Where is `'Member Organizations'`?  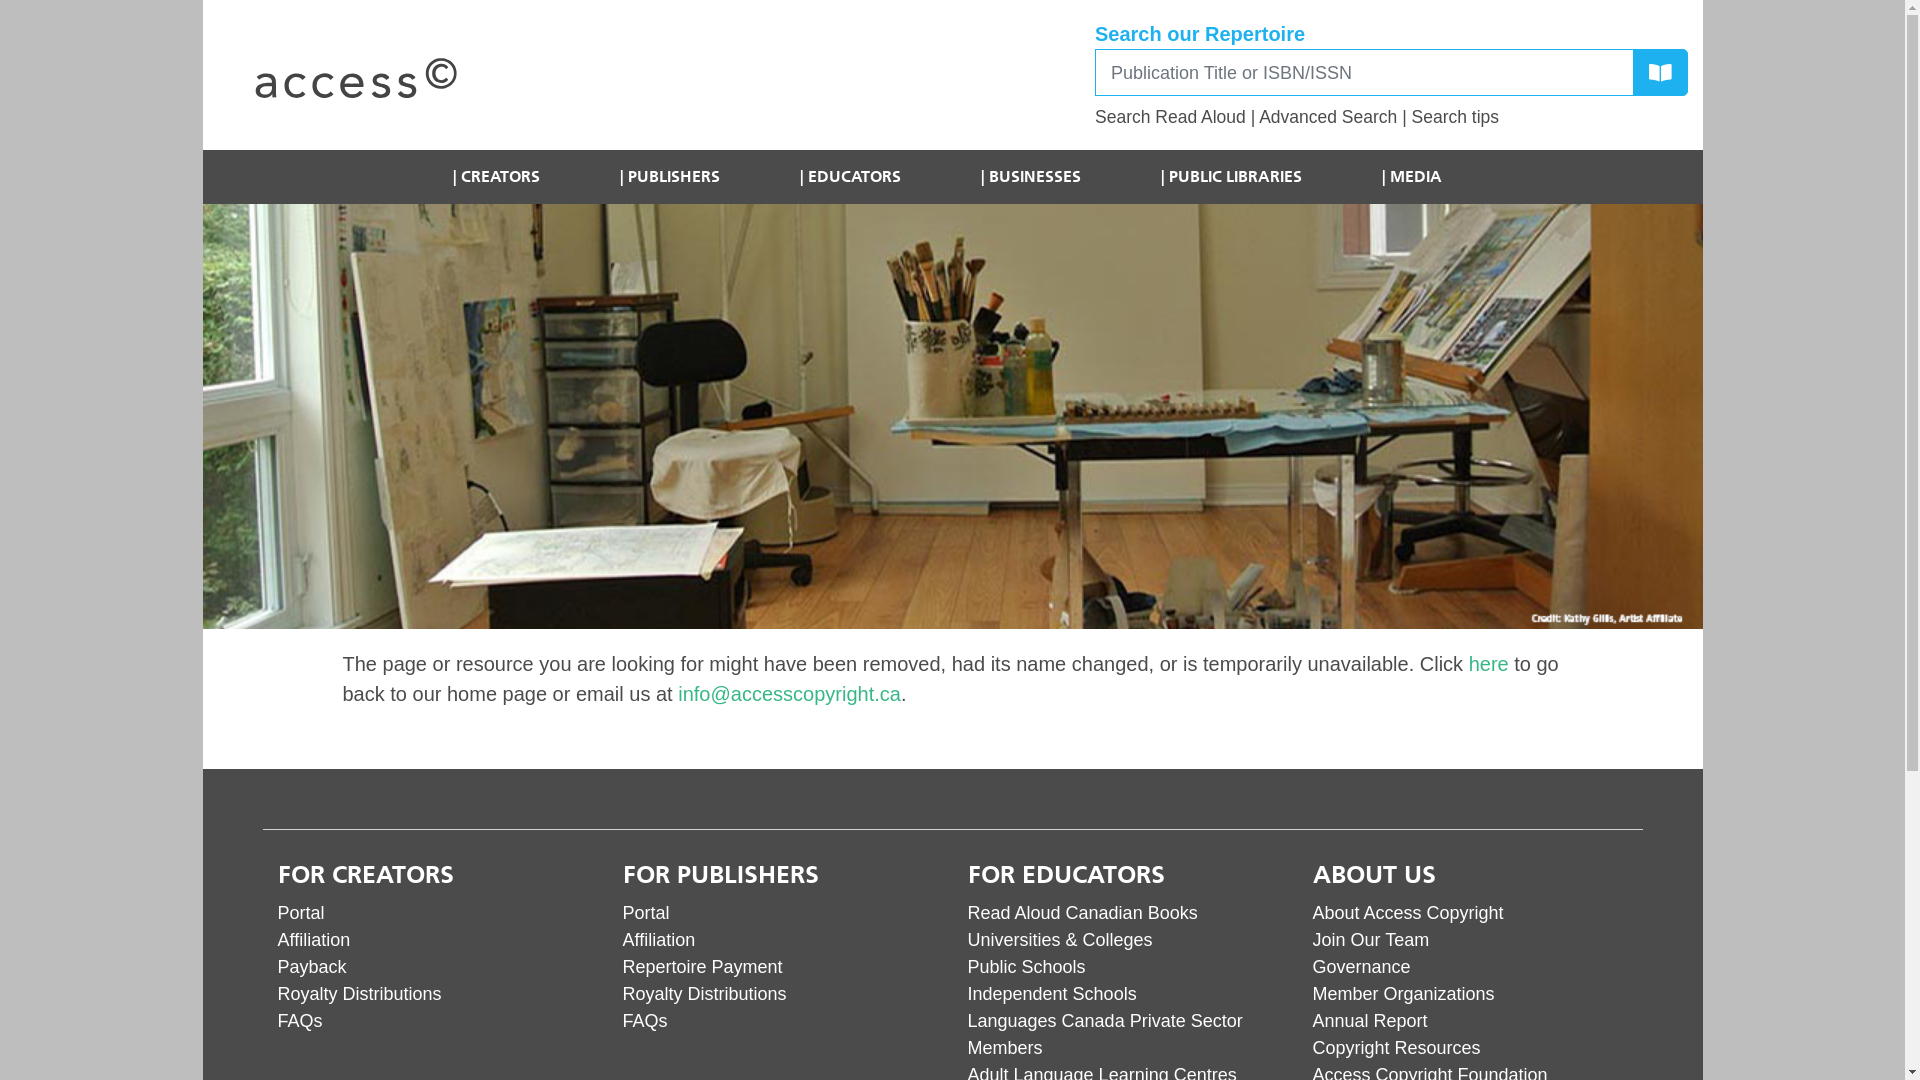 'Member Organizations' is located at coordinates (1401, 994).